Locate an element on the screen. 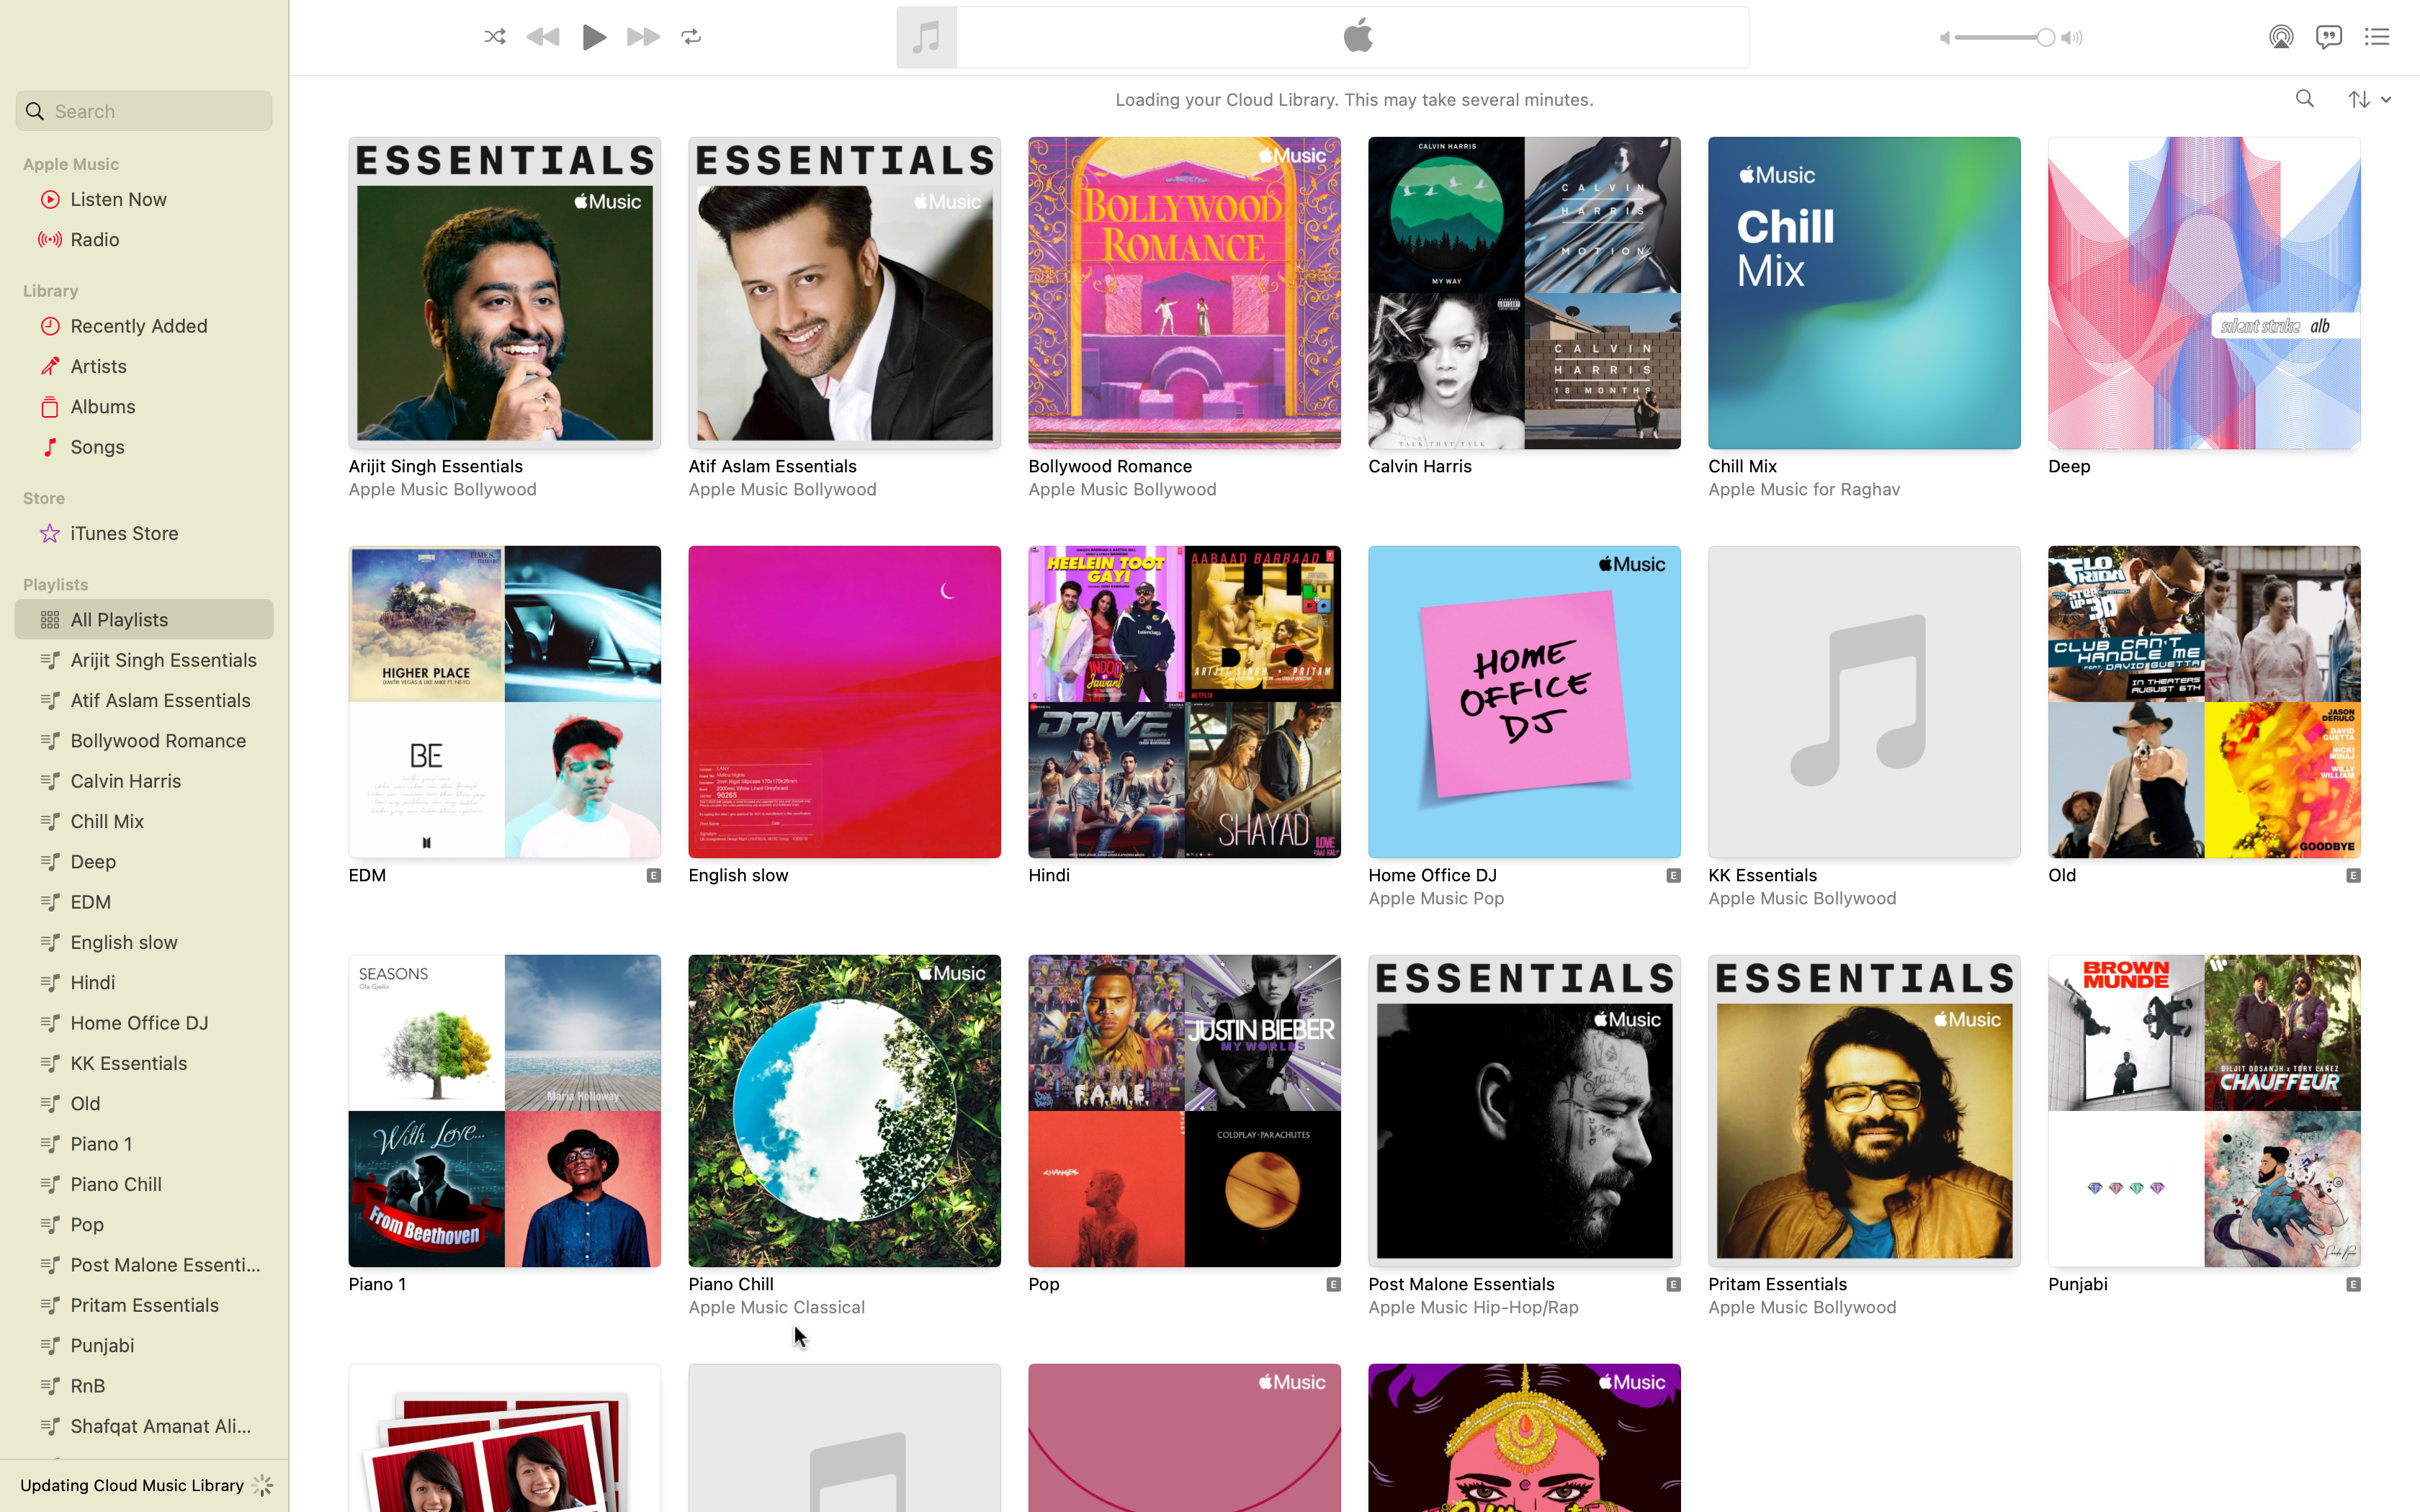 Image resolution: width=2420 pixels, height=1512 pixels. Confirm the existence of English Slow playlist is located at coordinates (843, 721).